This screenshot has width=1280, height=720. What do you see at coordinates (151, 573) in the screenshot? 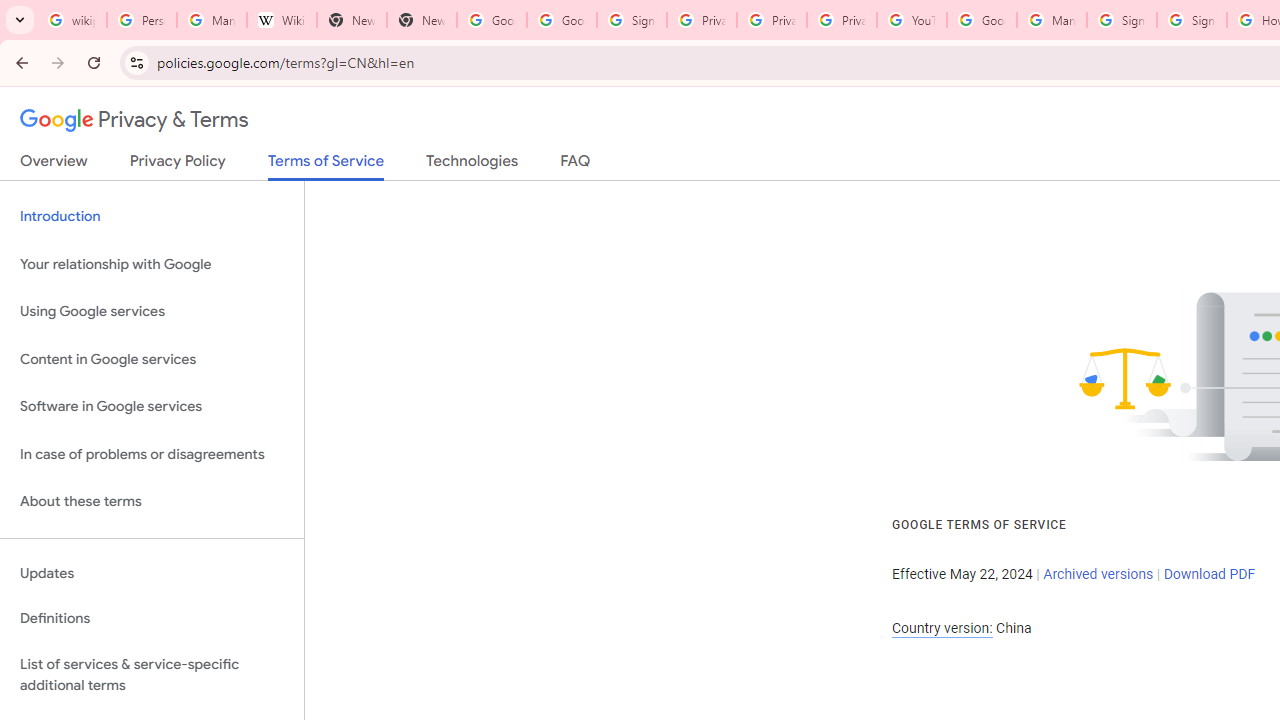
I see `'Updates'` at bounding box center [151, 573].